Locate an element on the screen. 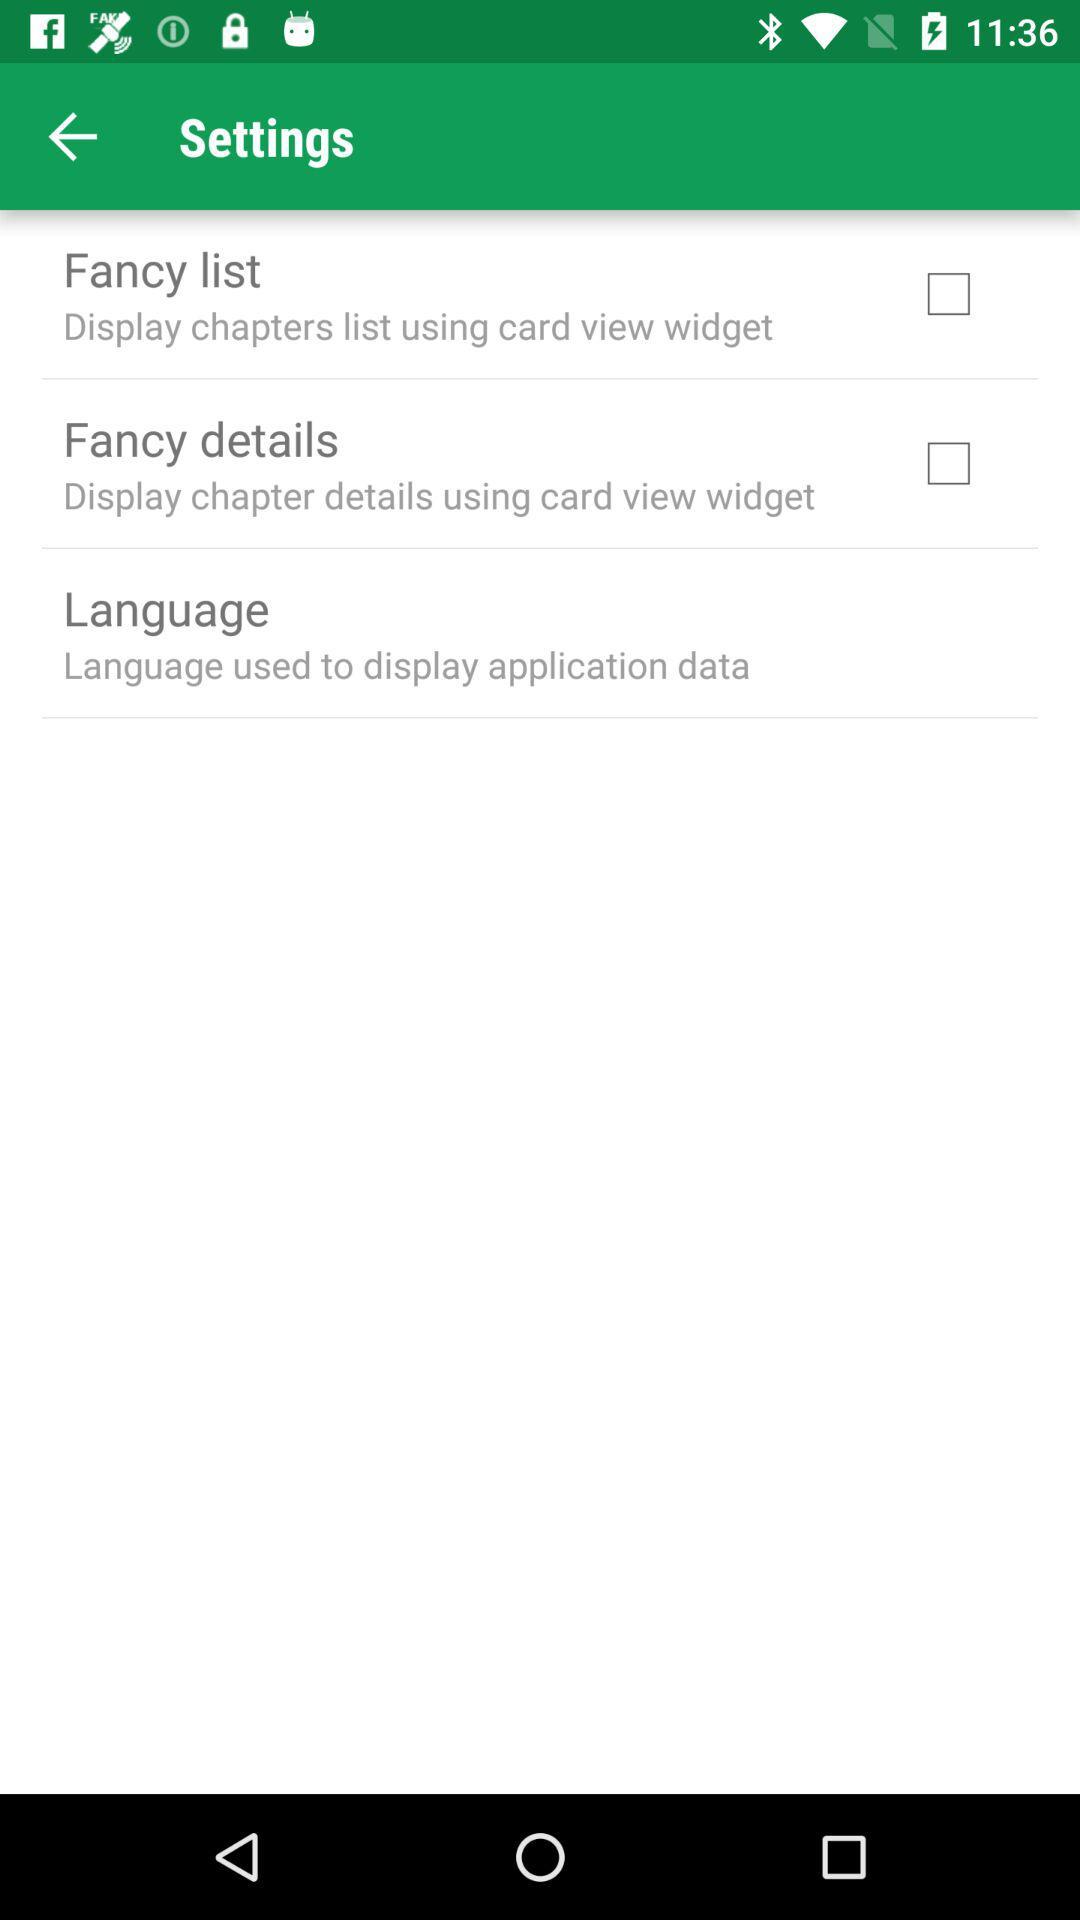 This screenshot has width=1080, height=1920. the arrow_backward icon is located at coordinates (72, 135).